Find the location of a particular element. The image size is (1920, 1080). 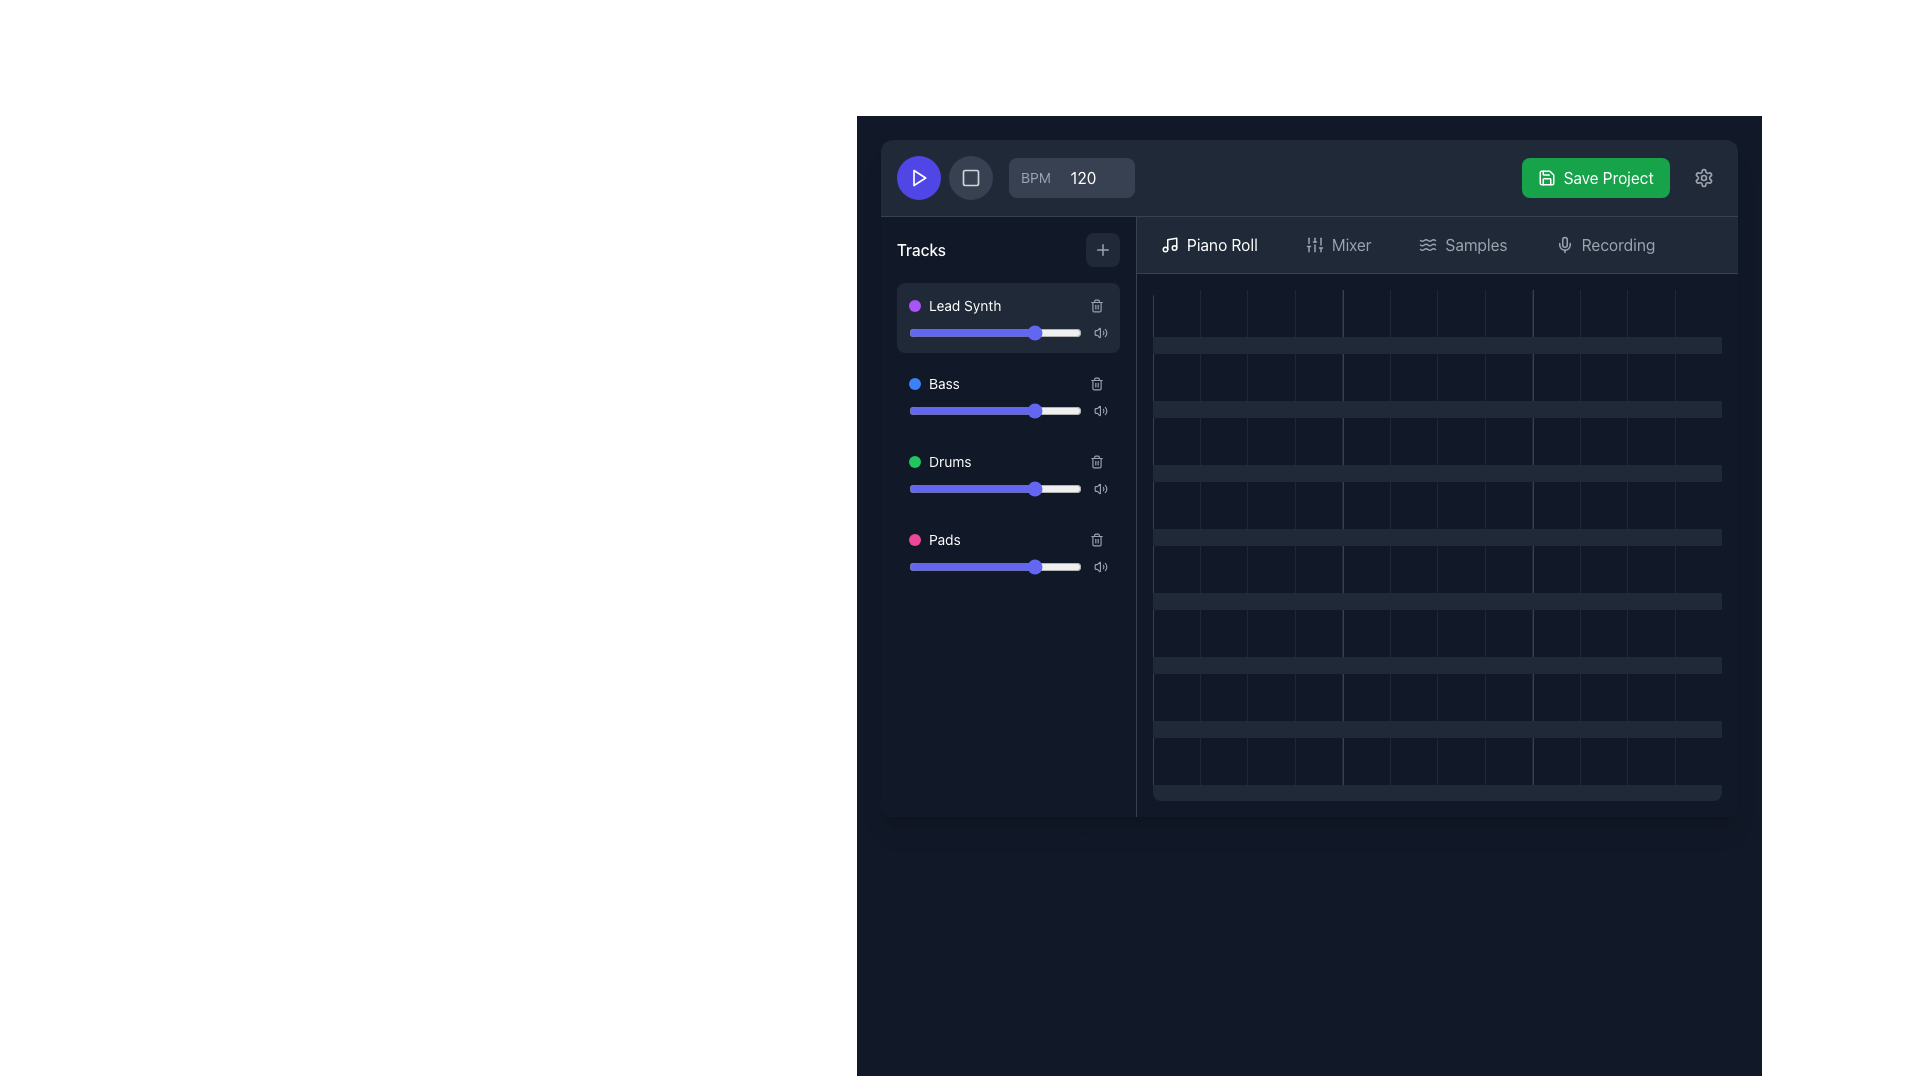

the grid cell located in the seventh column and fourth row, which has a dark gray background and no textual or iconographic content is located at coordinates (1508, 569).